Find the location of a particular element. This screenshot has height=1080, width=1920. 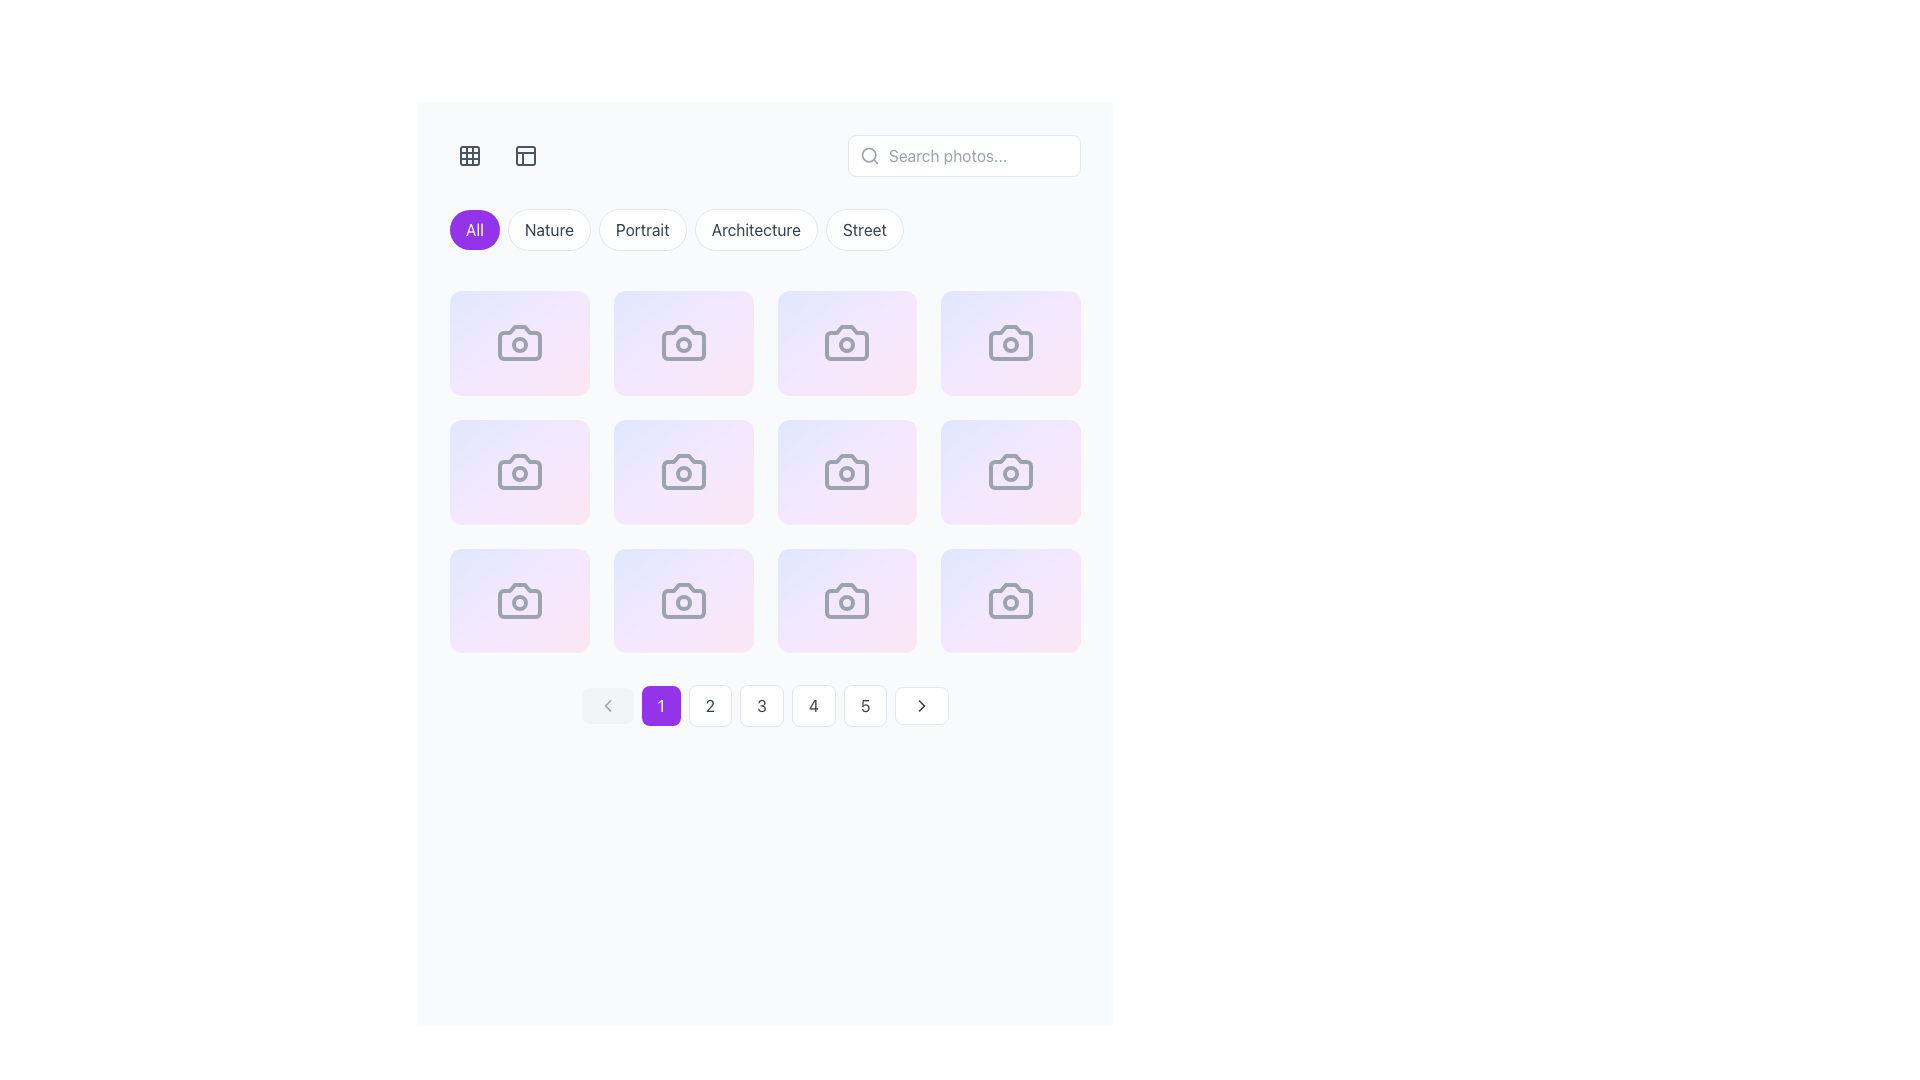

to select the Gallery card element labeled 'Photograph #8' with the category 'portrait', which features a camera icon and is positioned in the fourth column of the second row is located at coordinates (1011, 472).